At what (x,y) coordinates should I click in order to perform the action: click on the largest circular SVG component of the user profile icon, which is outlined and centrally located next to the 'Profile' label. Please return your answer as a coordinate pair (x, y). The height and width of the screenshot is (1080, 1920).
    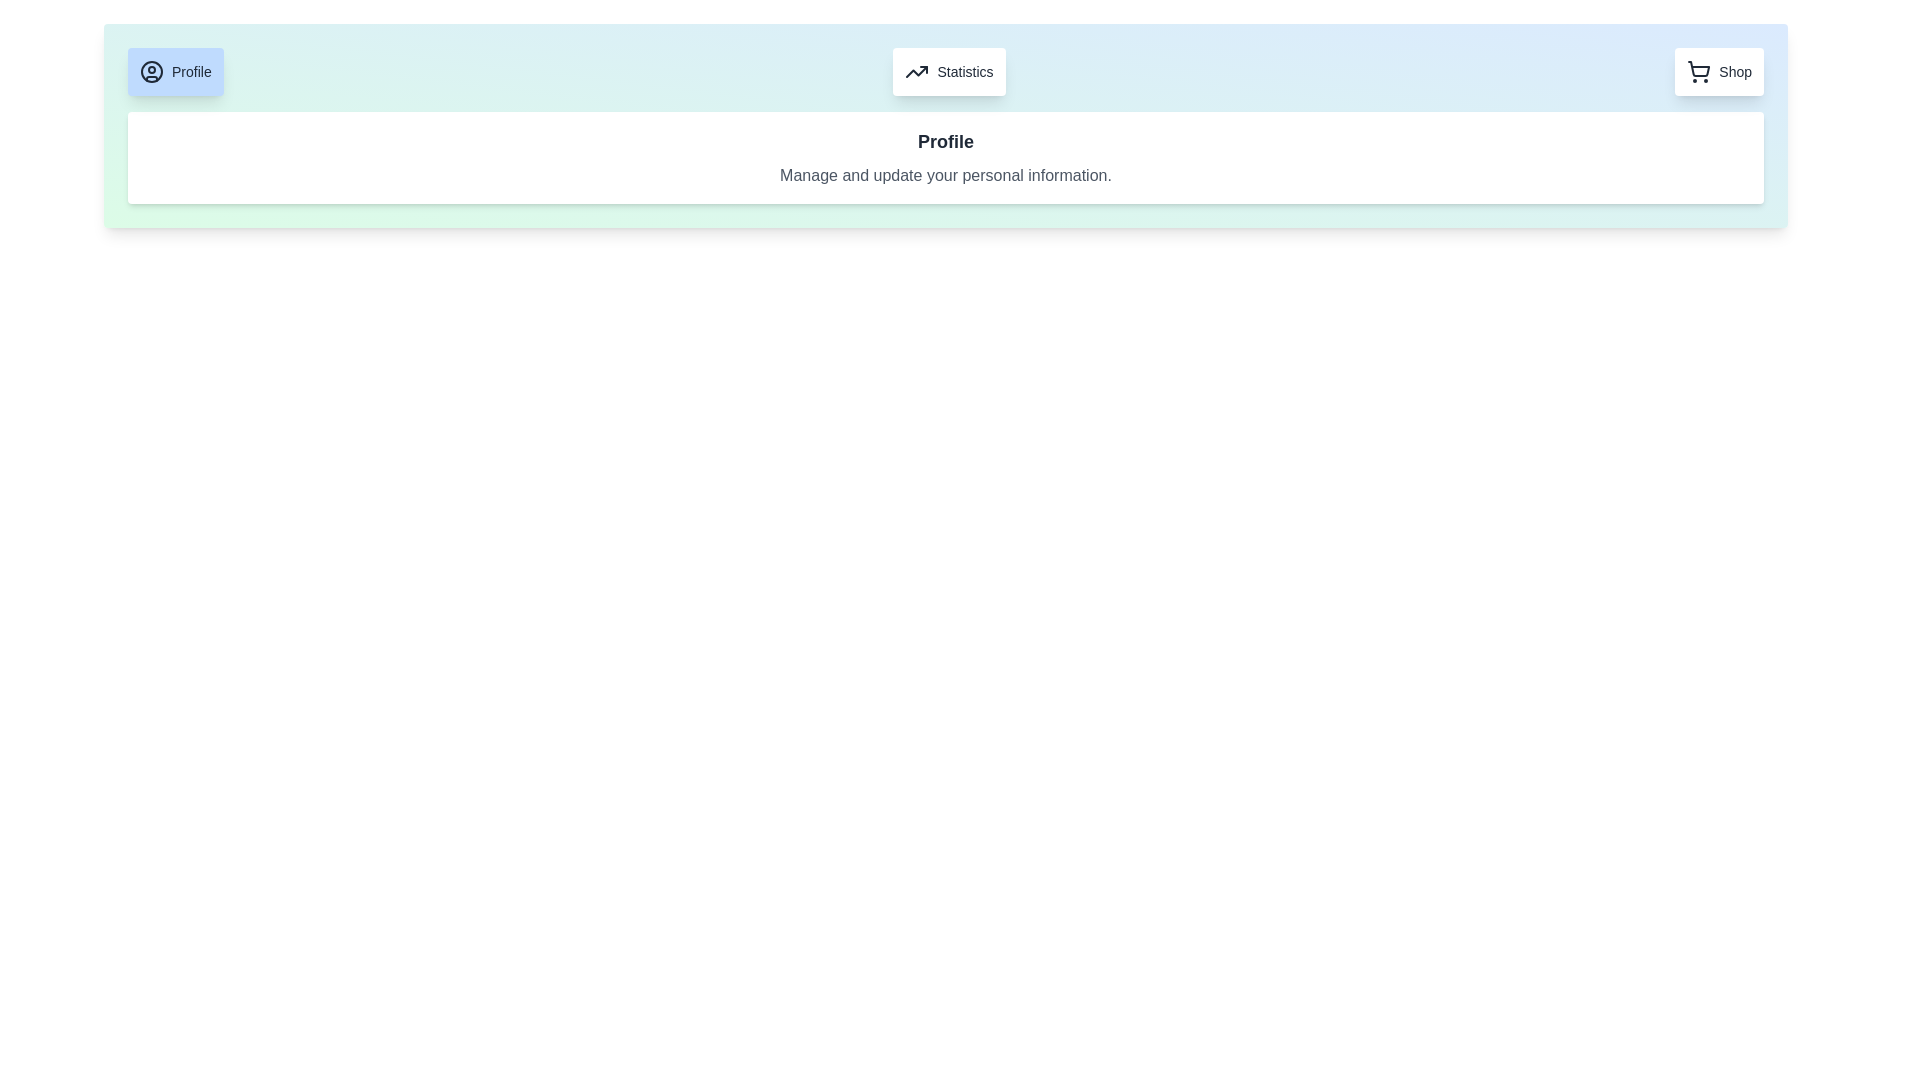
    Looking at the image, I should click on (151, 71).